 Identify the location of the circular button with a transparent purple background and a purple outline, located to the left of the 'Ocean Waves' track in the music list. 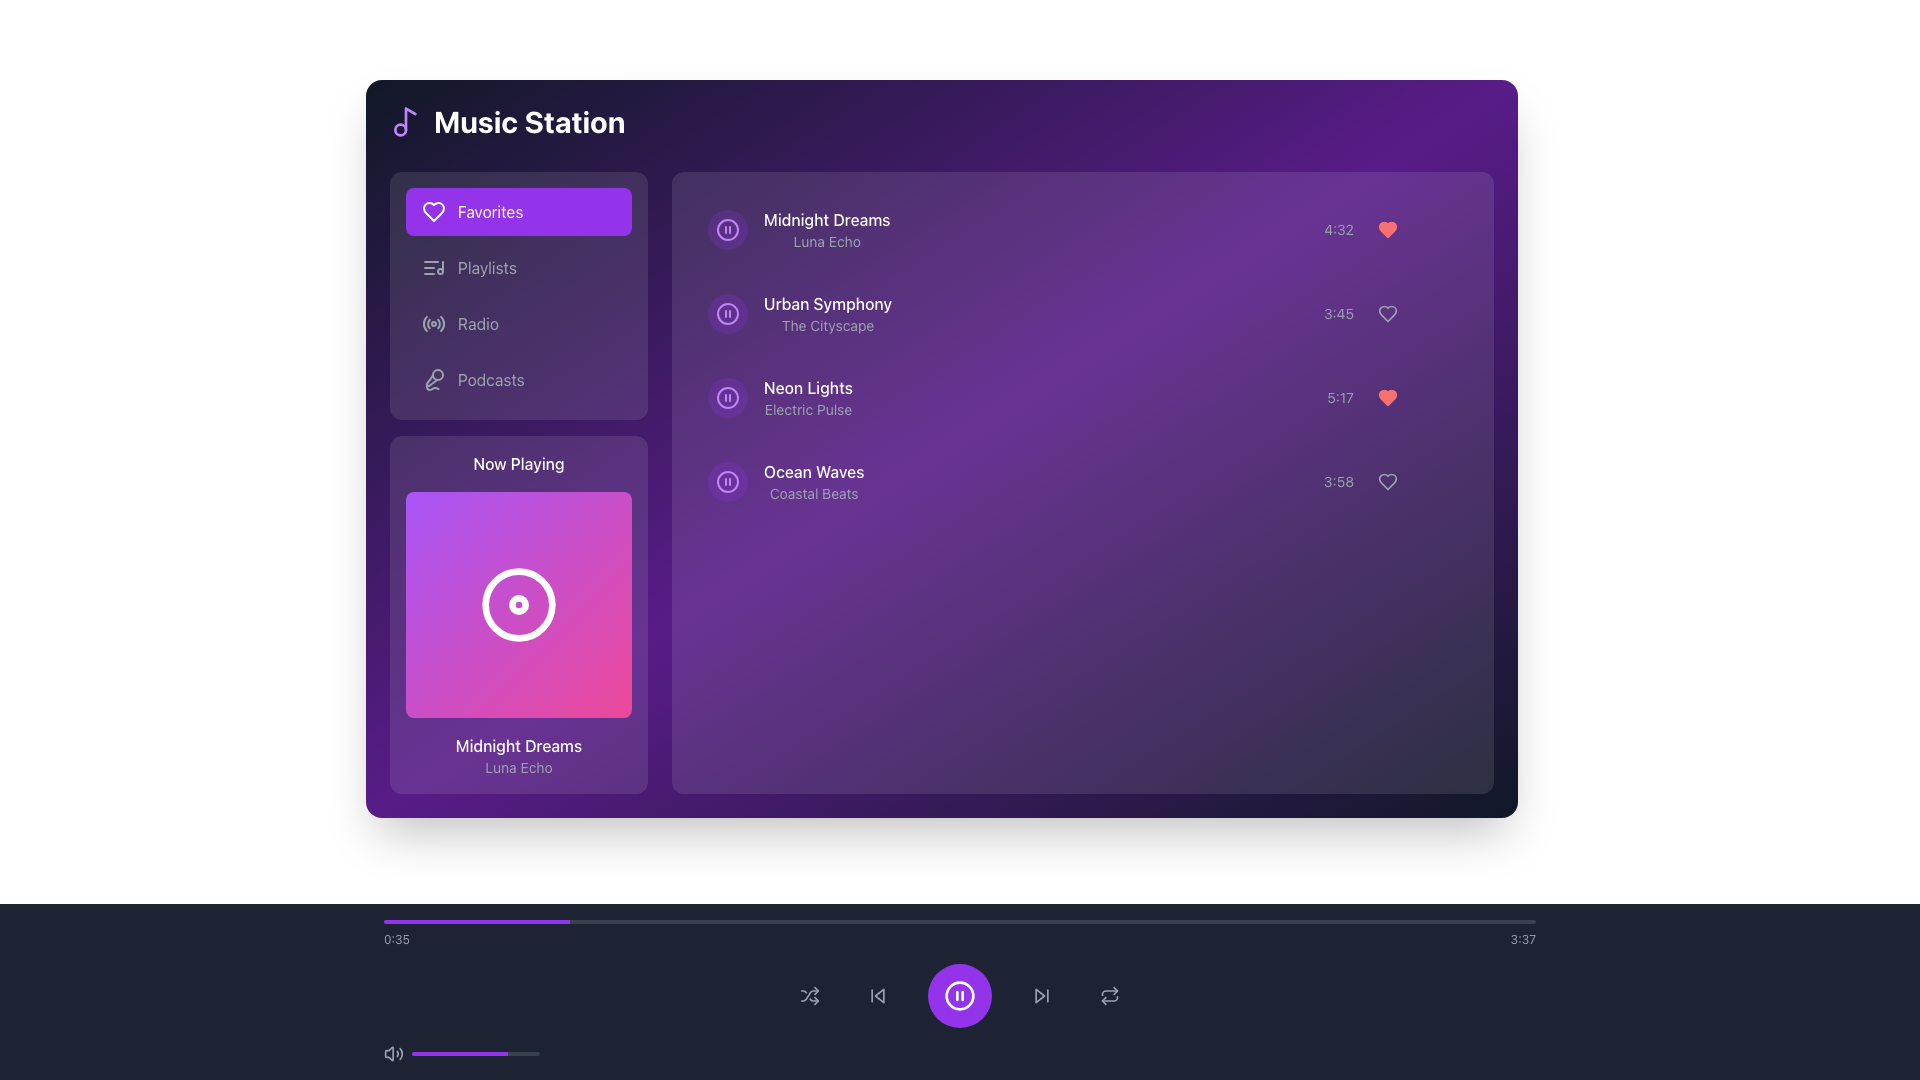
(727, 482).